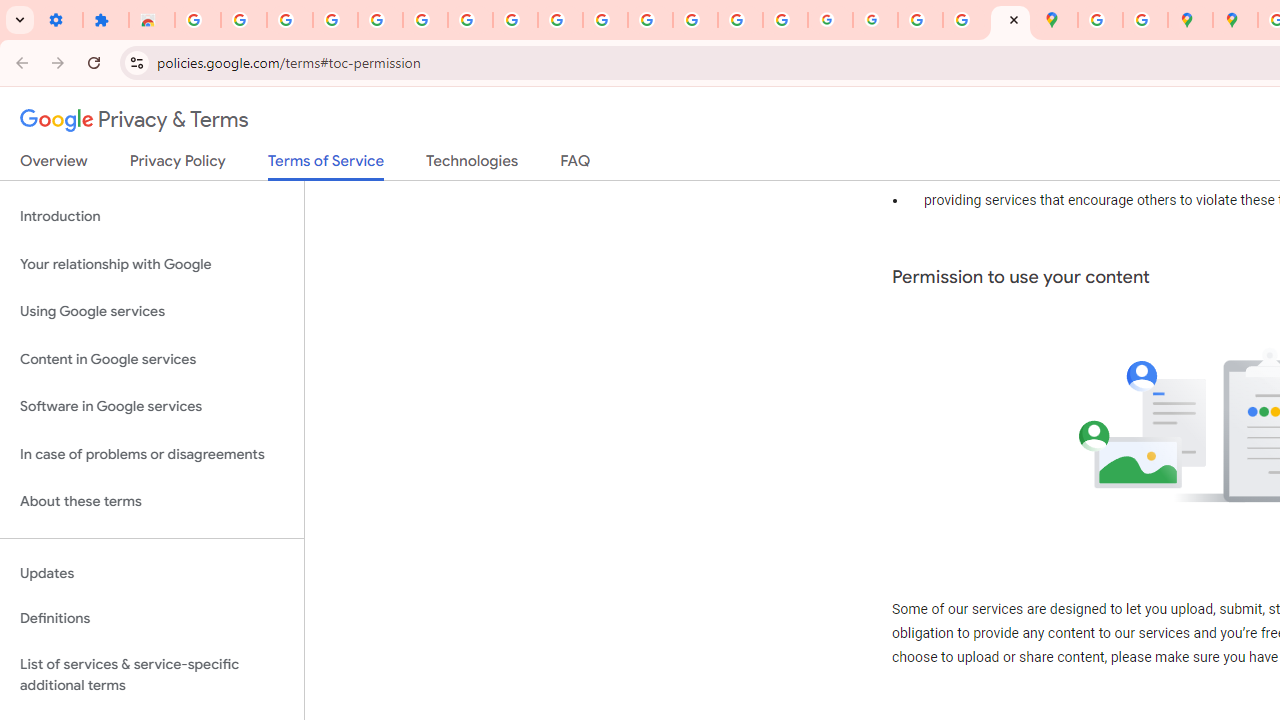  What do you see at coordinates (105, 20) in the screenshot?
I see `'Extensions'` at bounding box center [105, 20].